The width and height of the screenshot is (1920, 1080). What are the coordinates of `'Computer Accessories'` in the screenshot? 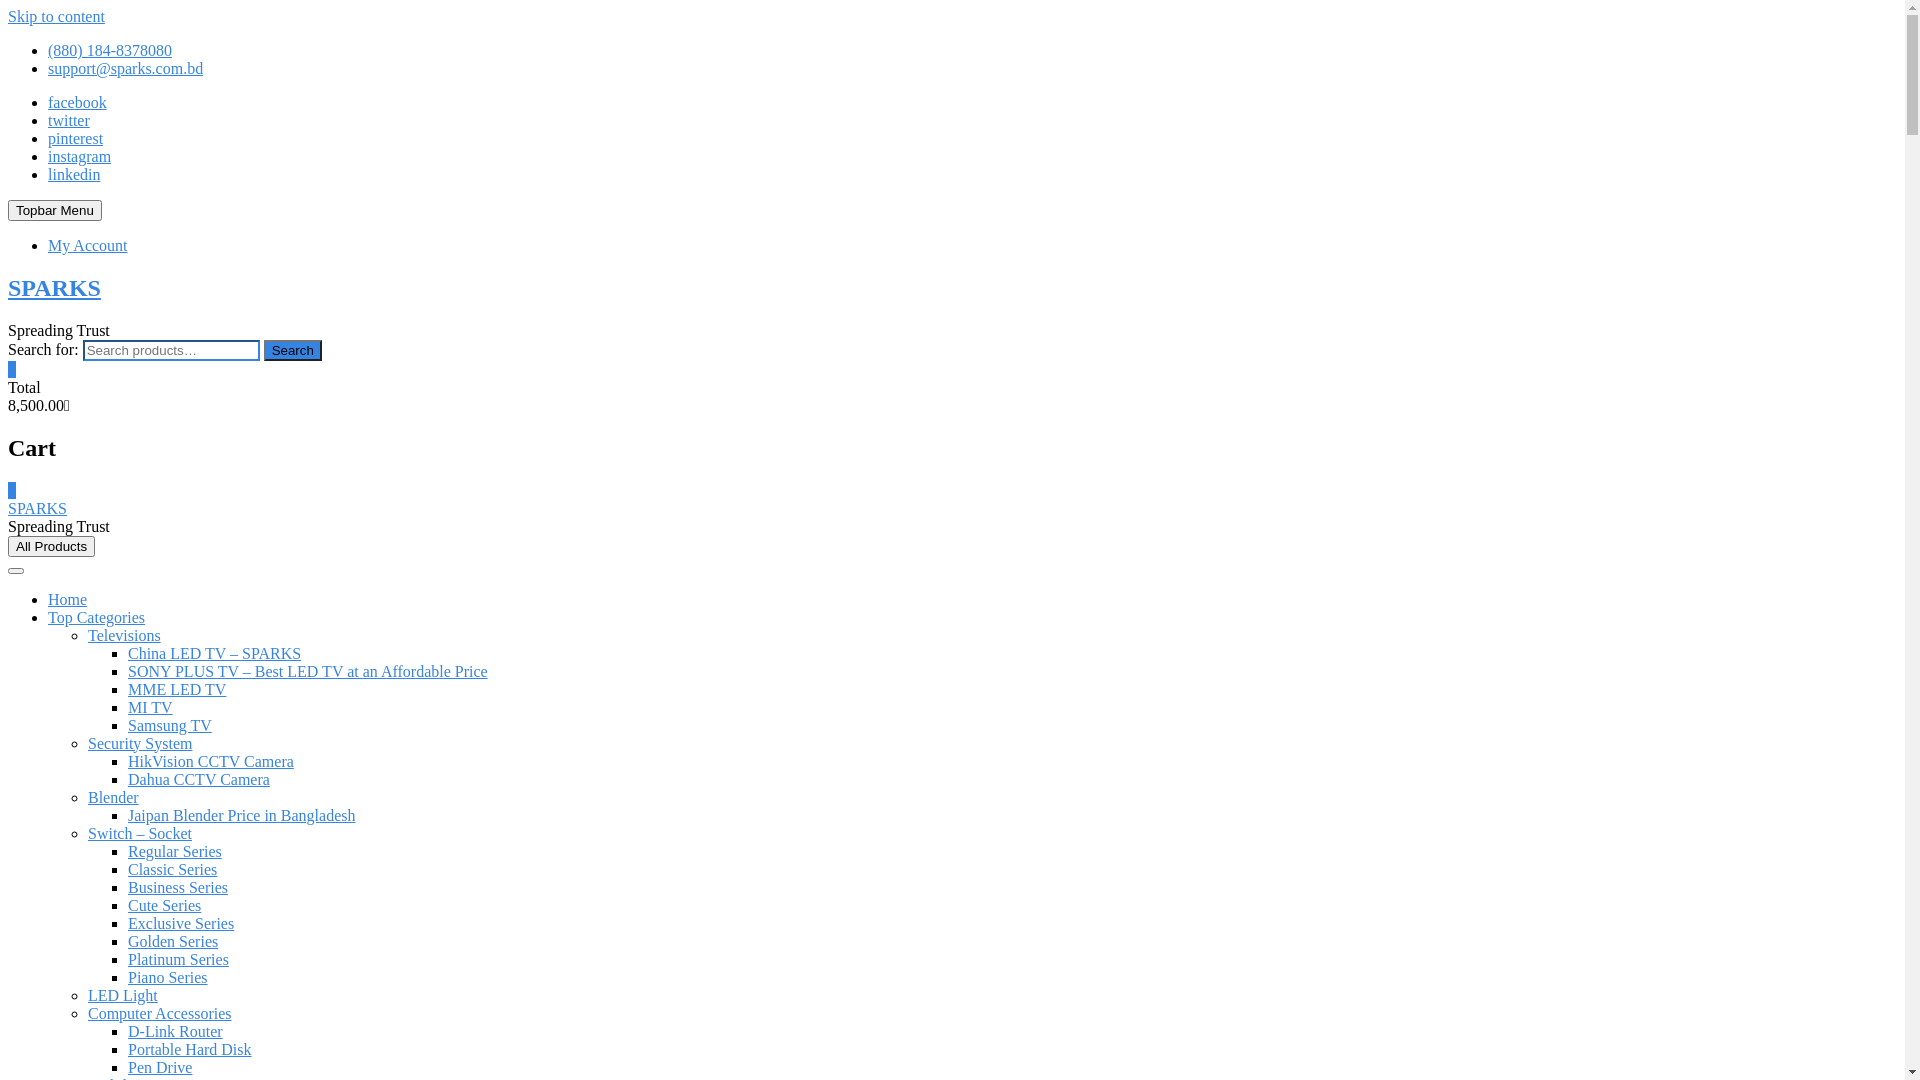 It's located at (158, 1013).